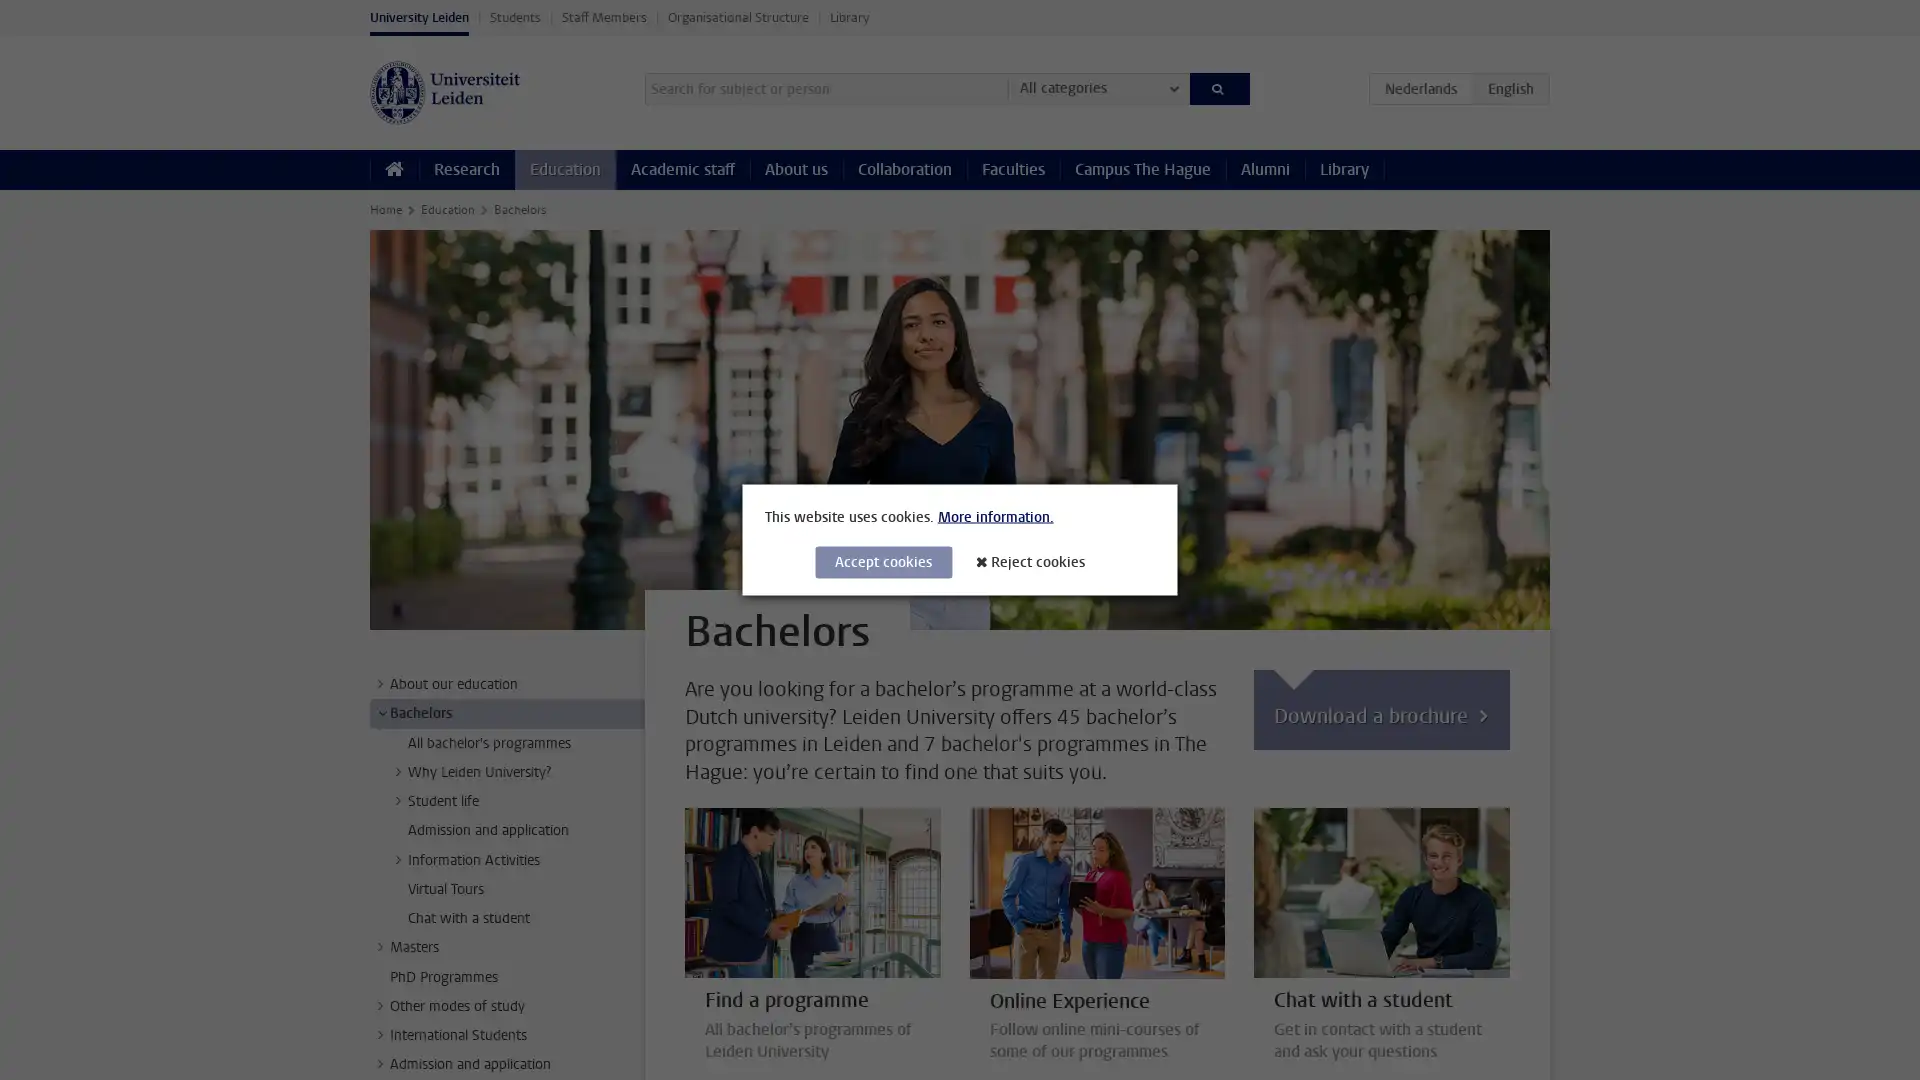 This screenshot has width=1920, height=1080. Describe the element at coordinates (380, 1063) in the screenshot. I see `>` at that location.